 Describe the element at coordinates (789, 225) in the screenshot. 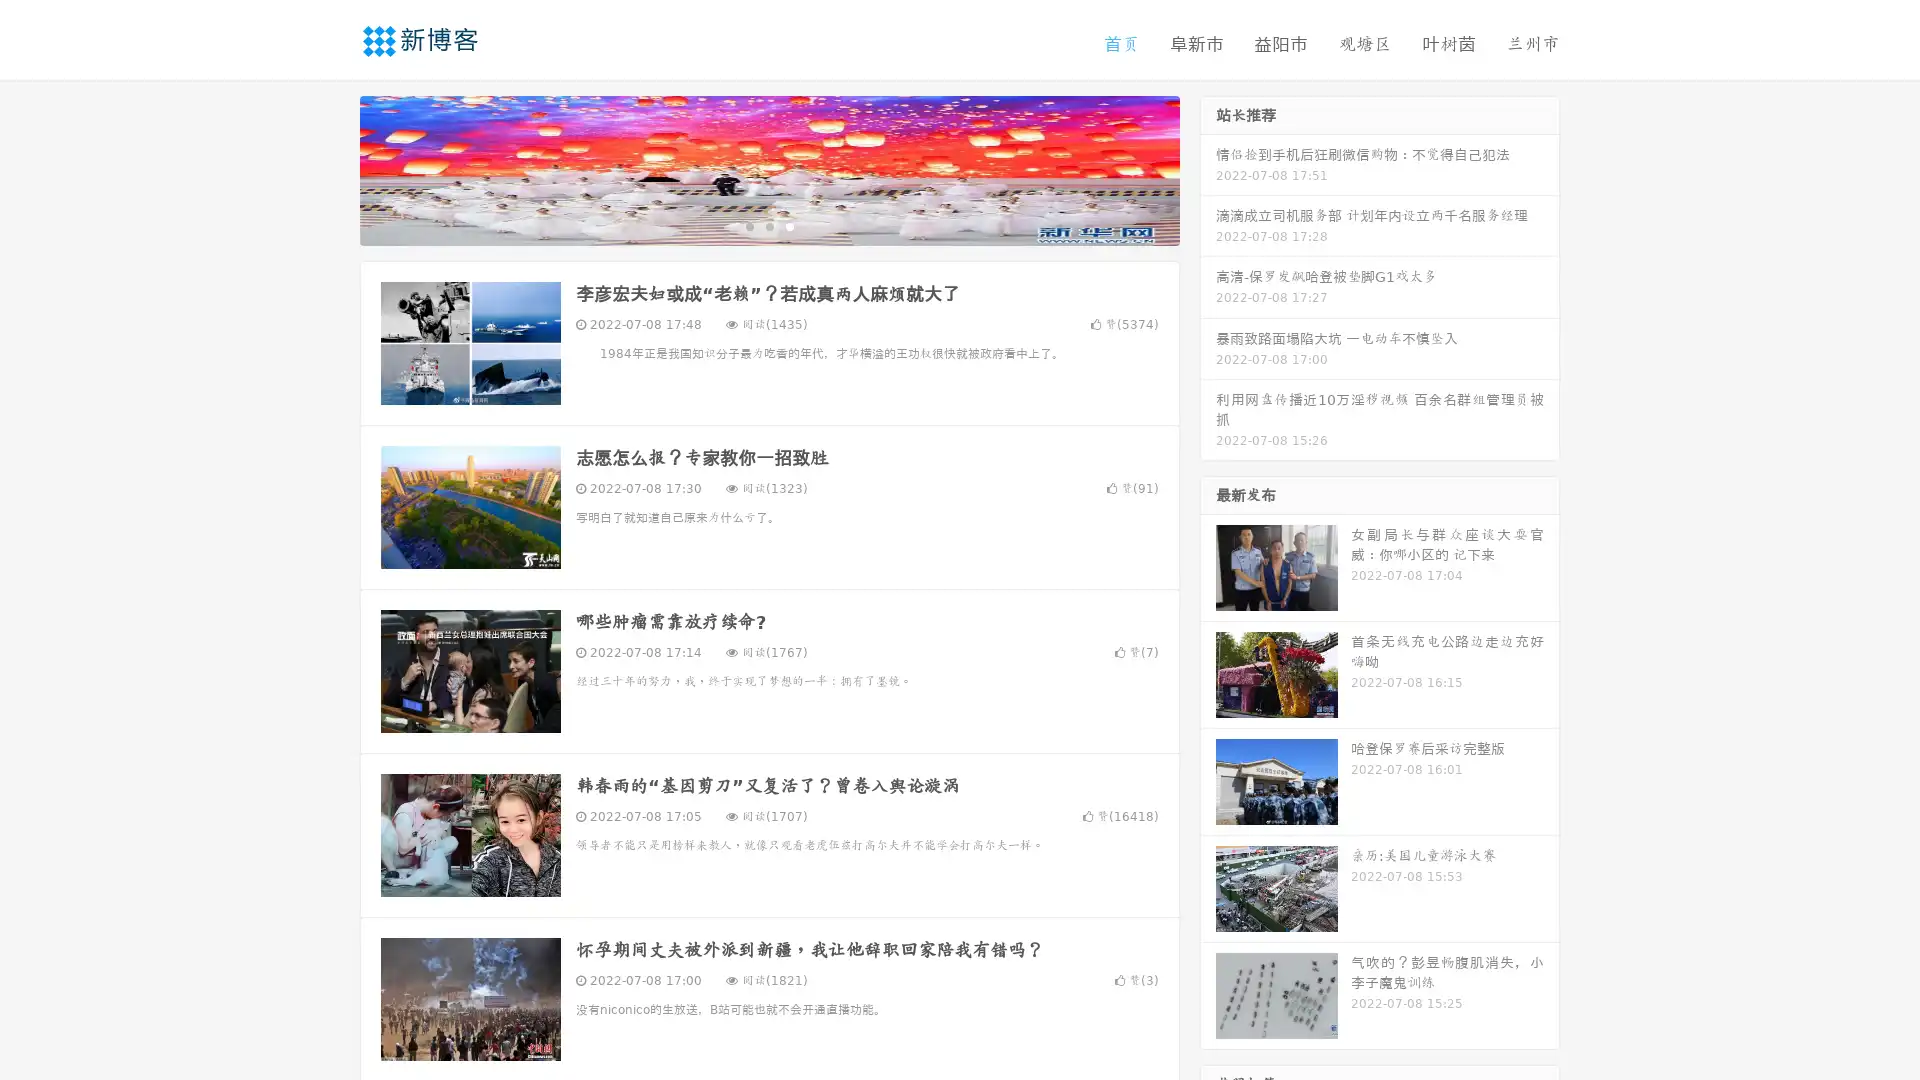

I see `Go to slide 3` at that location.